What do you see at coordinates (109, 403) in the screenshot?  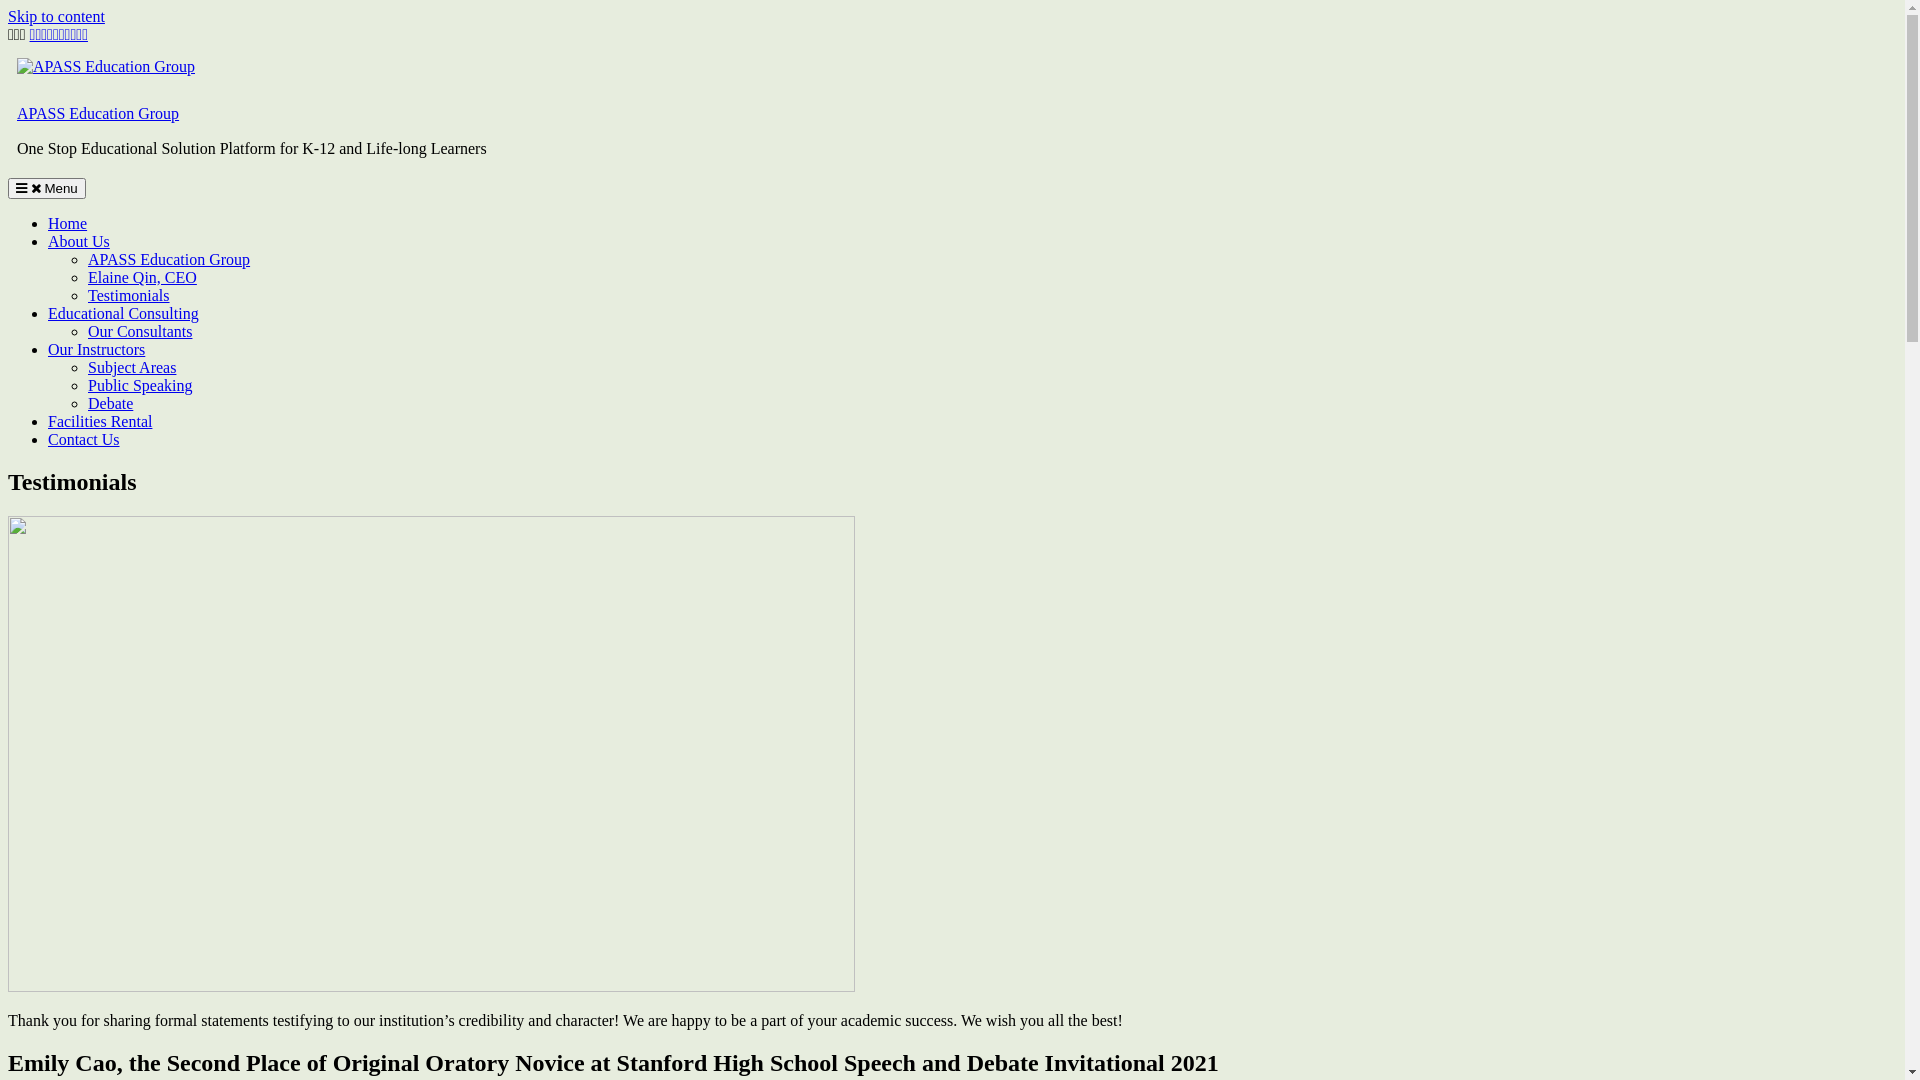 I see `'Debate'` at bounding box center [109, 403].